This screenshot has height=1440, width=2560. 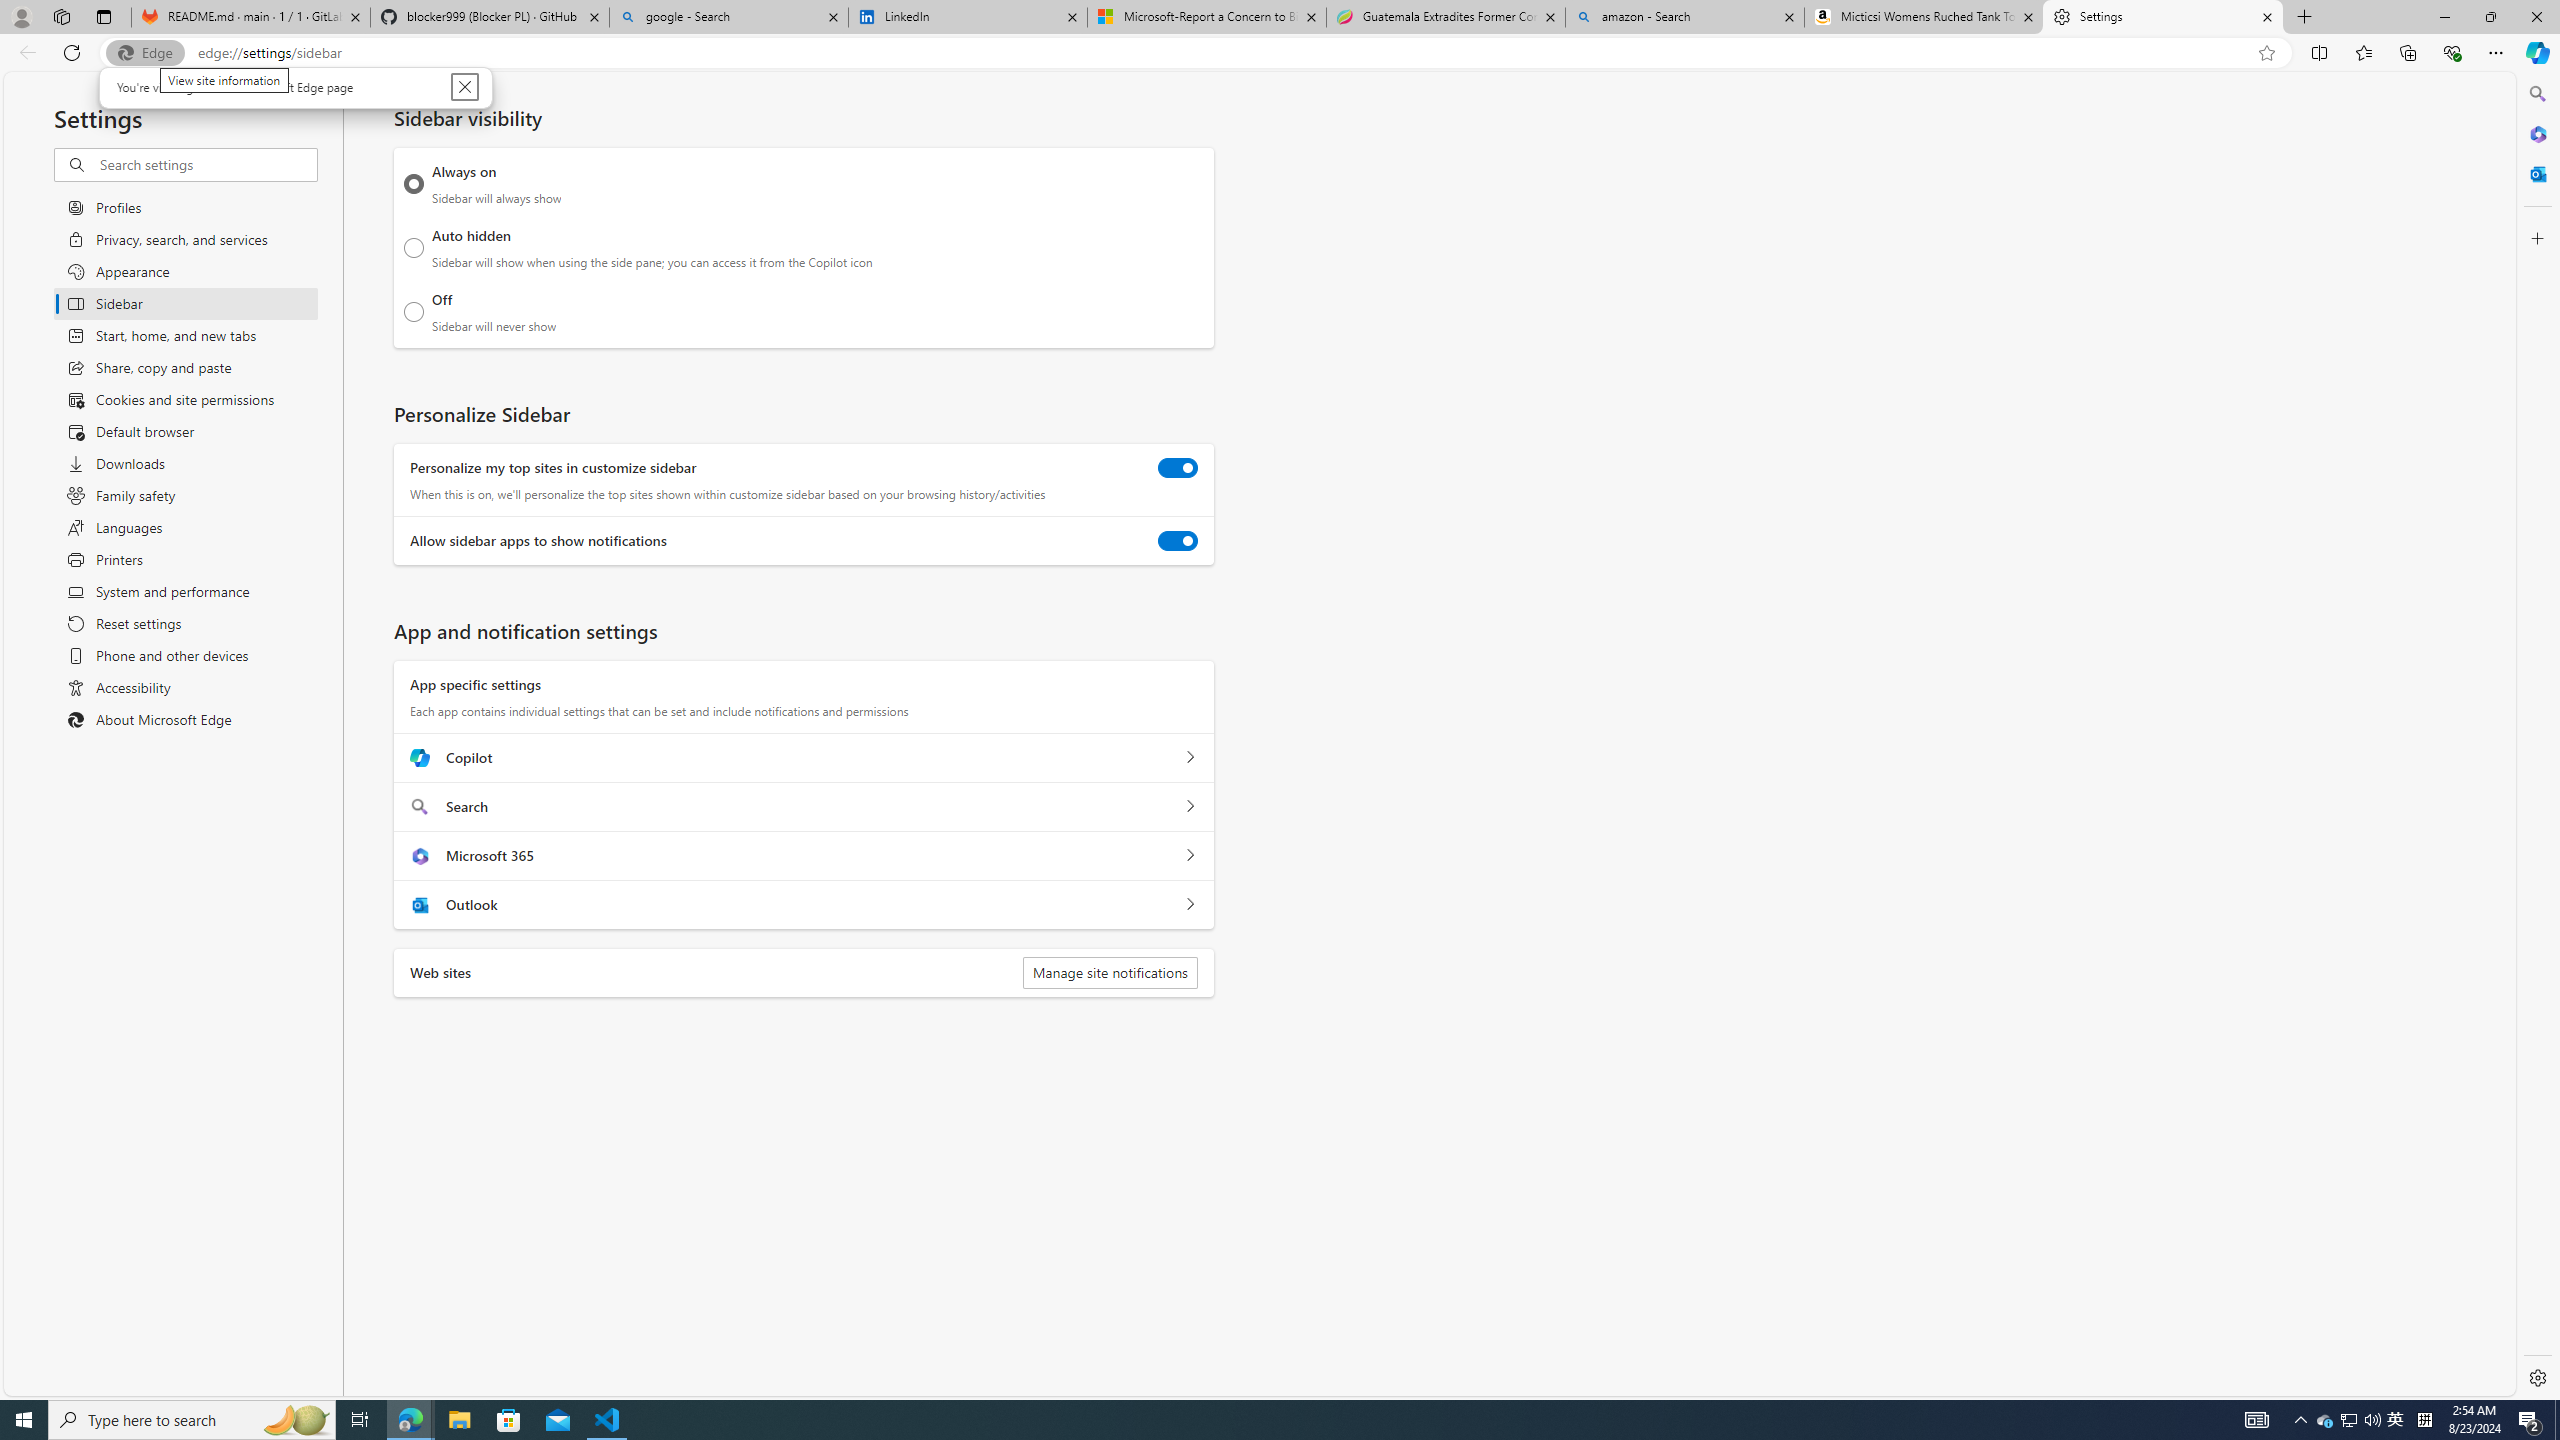 I want to click on 'Microsoft Edge - 2 running windows', so click(x=409, y=1418).